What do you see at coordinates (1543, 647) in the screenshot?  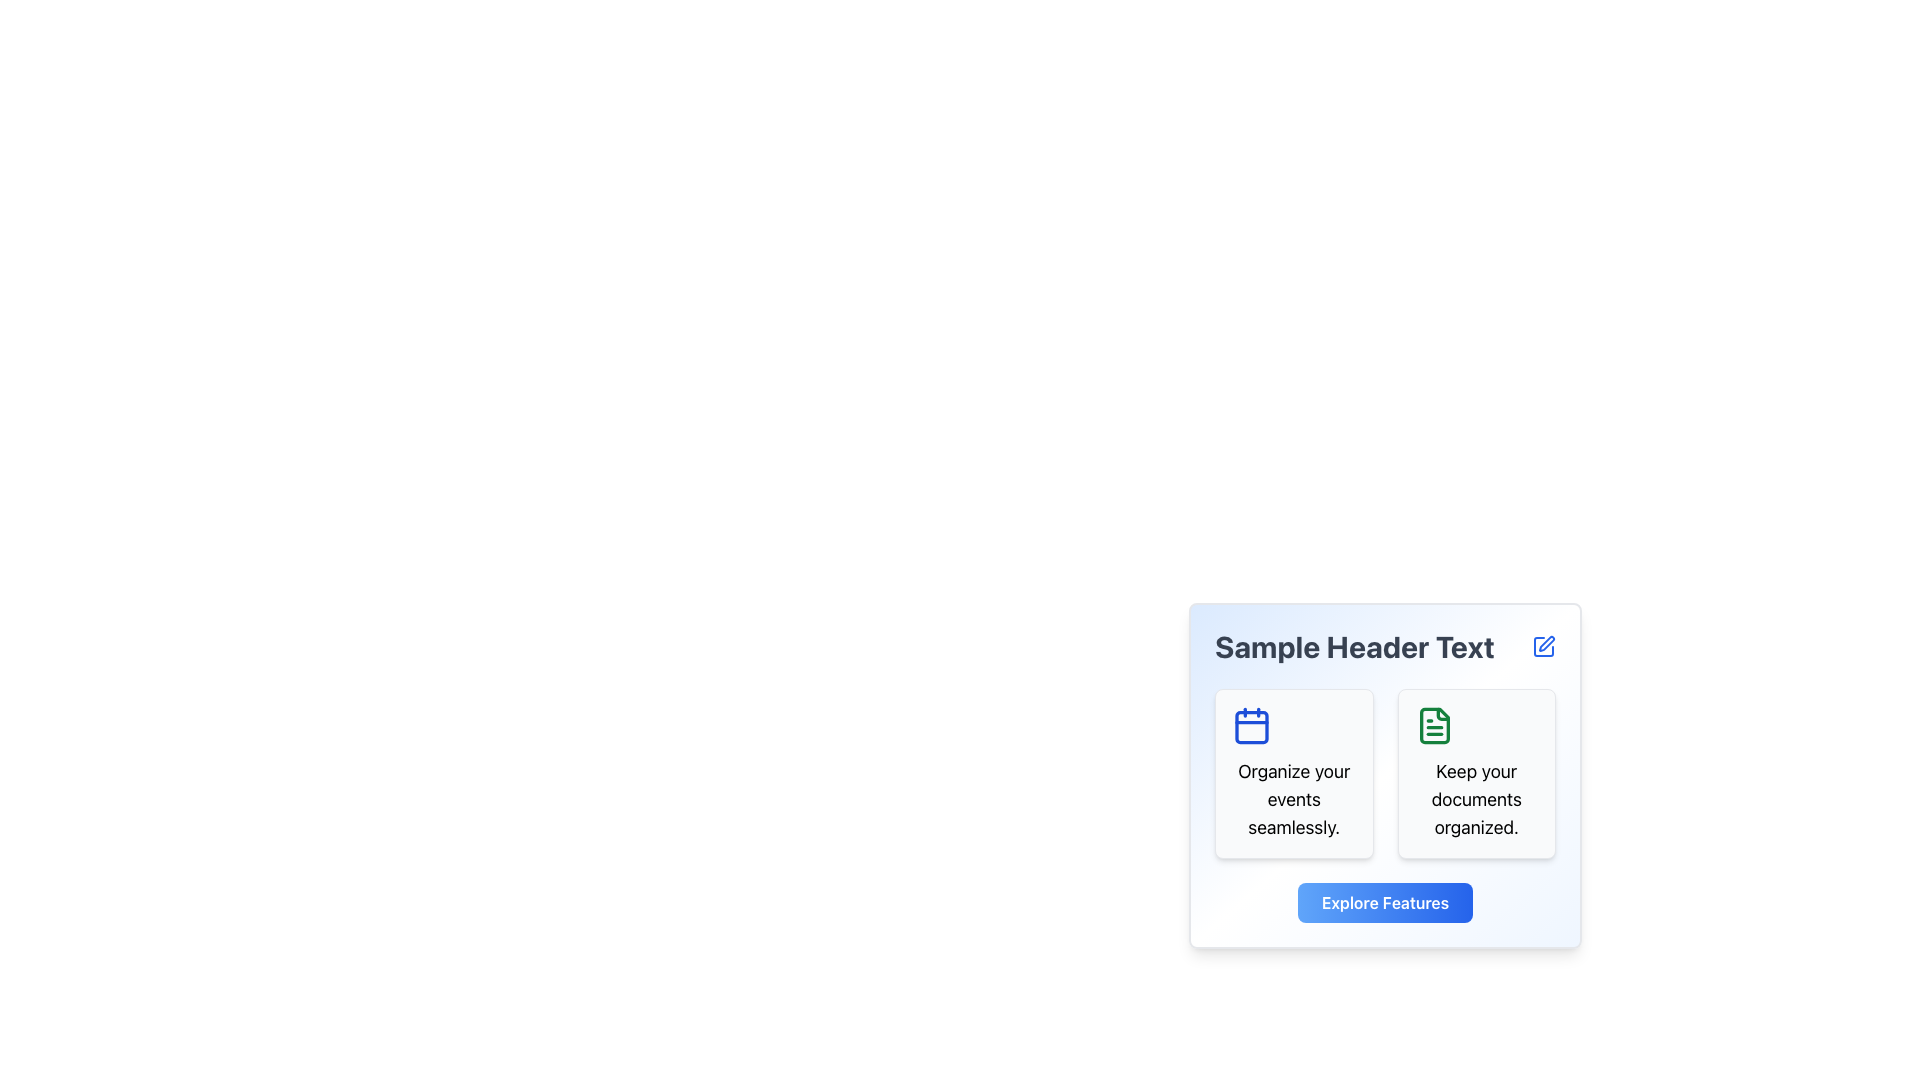 I see `the Icon button located to the right of 'Sample Header Text'` at bounding box center [1543, 647].